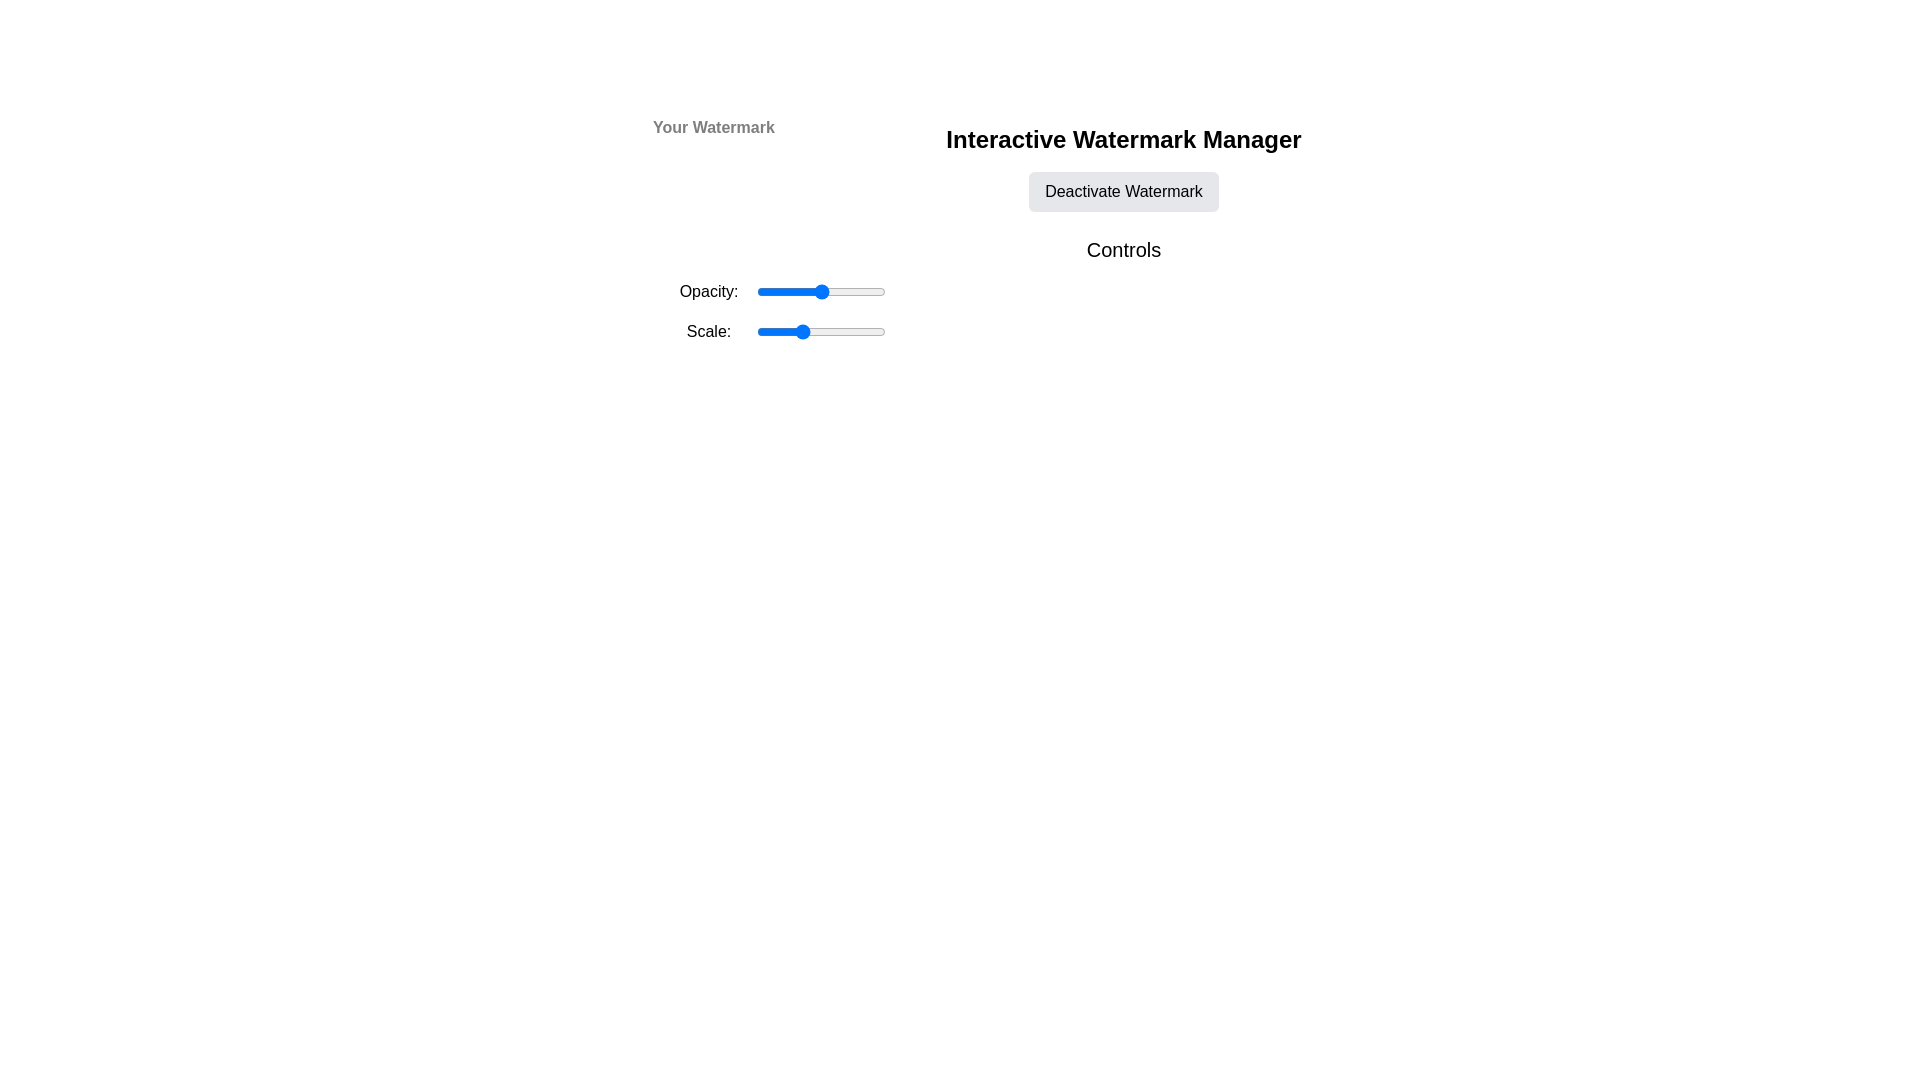 The height and width of the screenshot is (1080, 1920). What do you see at coordinates (1123, 138) in the screenshot?
I see `the static text label displaying the title 'Interactive Watermark Manager', which is styled in a larger, bold font and serves as the header above the 'Deactivate Watermark' button` at bounding box center [1123, 138].